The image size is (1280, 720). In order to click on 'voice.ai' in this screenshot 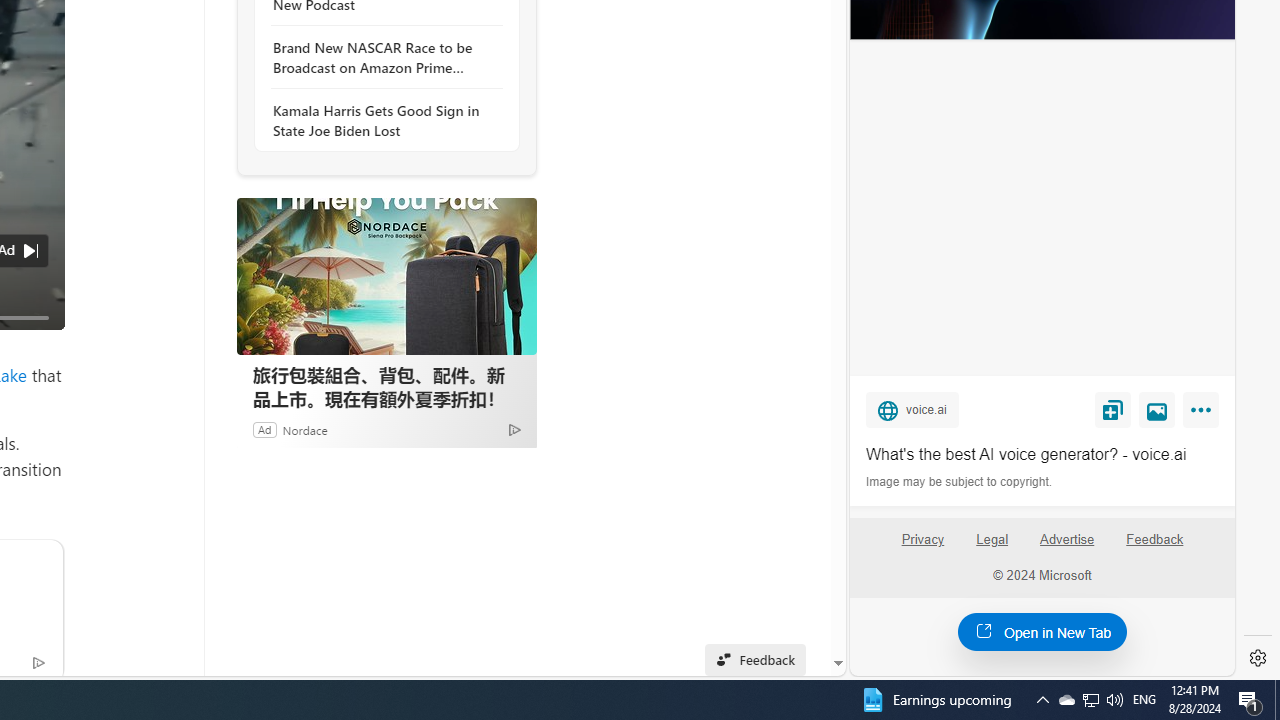, I will do `click(911, 408)`.